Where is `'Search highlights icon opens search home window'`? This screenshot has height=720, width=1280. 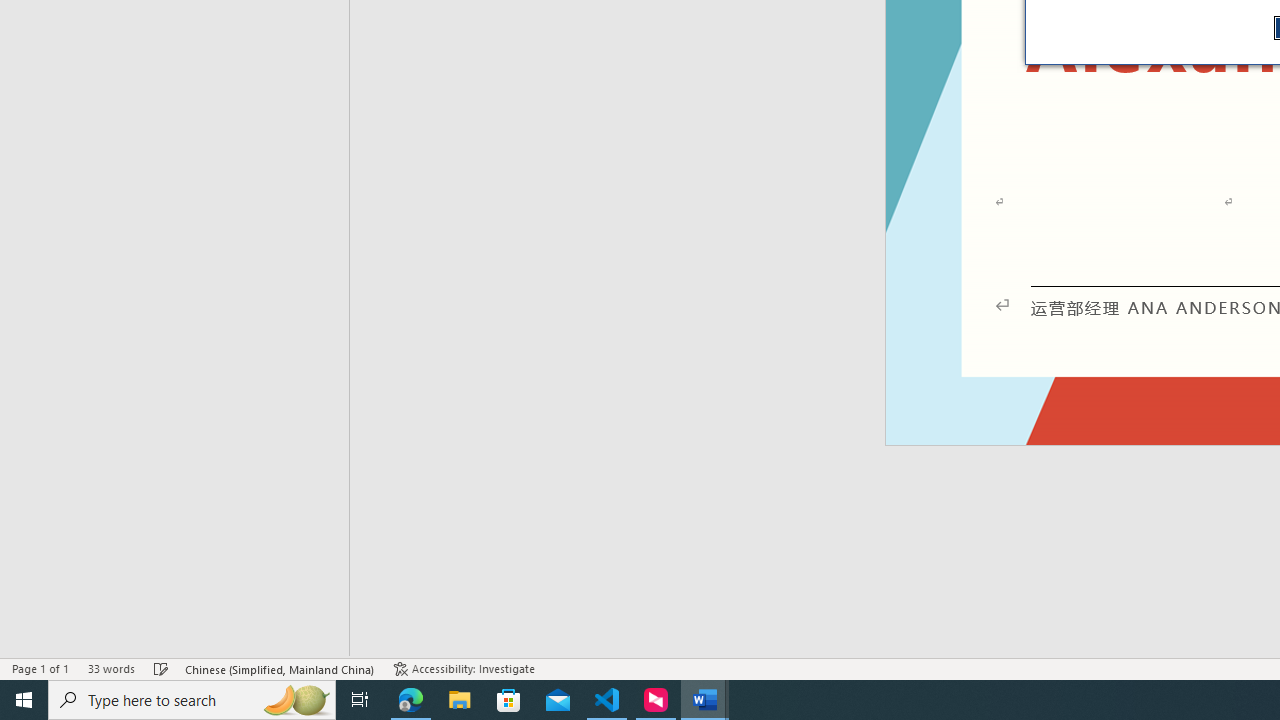
'Search highlights icon opens search home window' is located at coordinates (294, 698).